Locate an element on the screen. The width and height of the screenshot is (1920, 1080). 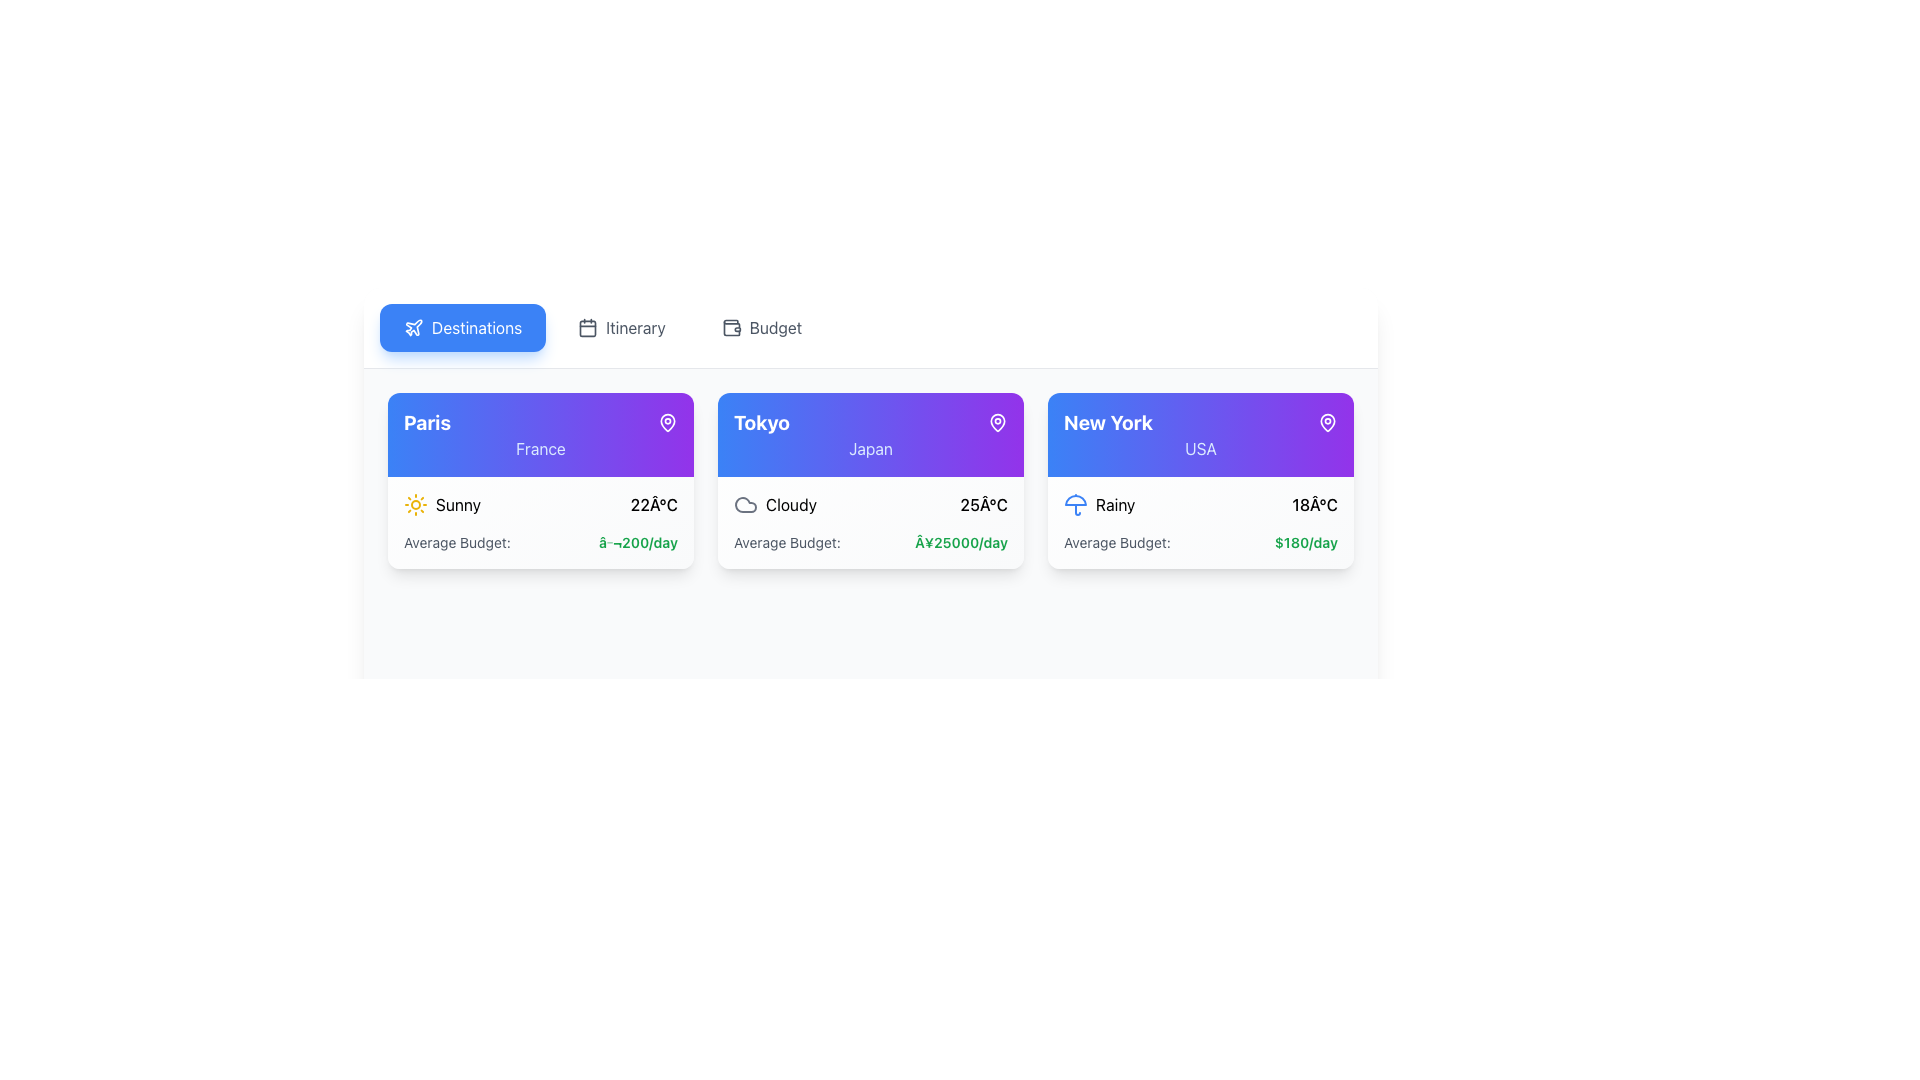
the 'Itinerary' text label is located at coordinates (634, 326).